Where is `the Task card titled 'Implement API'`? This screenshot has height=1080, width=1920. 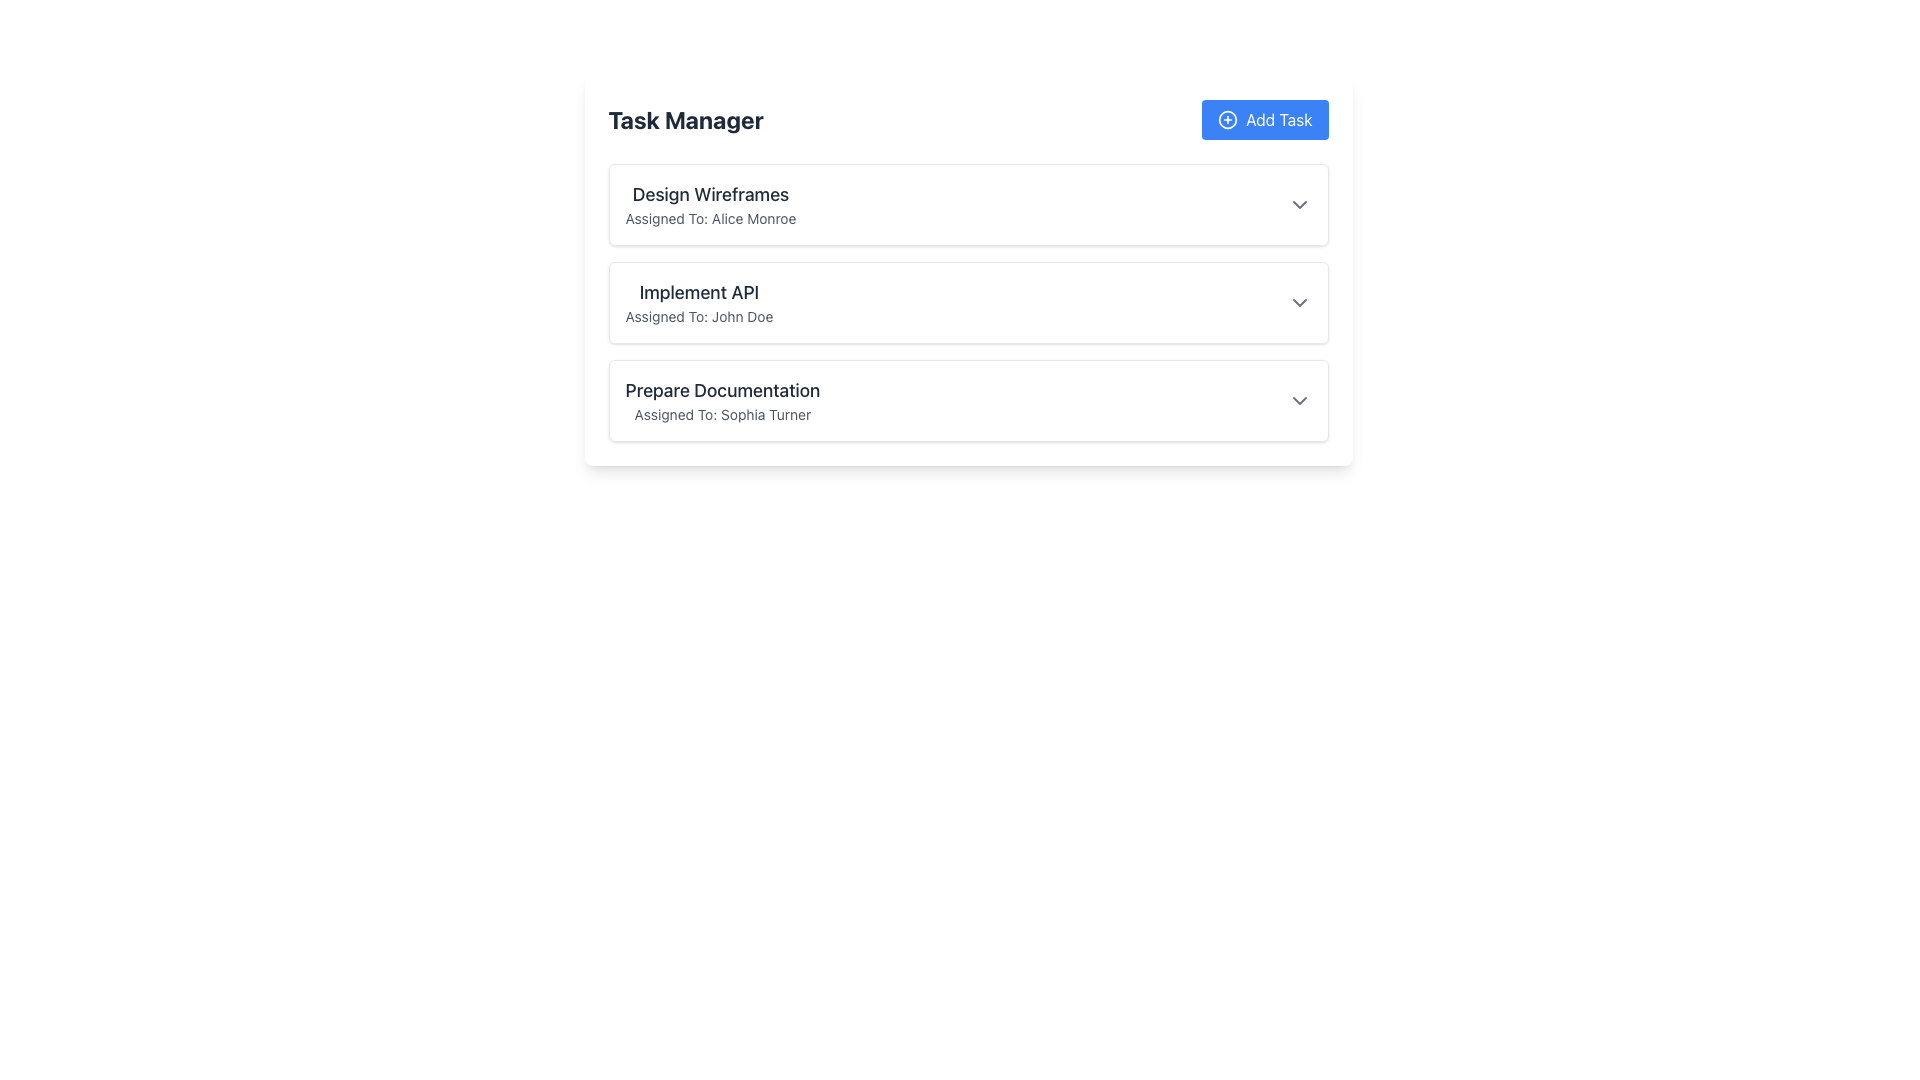
the Task card titled 'Implement API' is located at coordinates (968, 270).